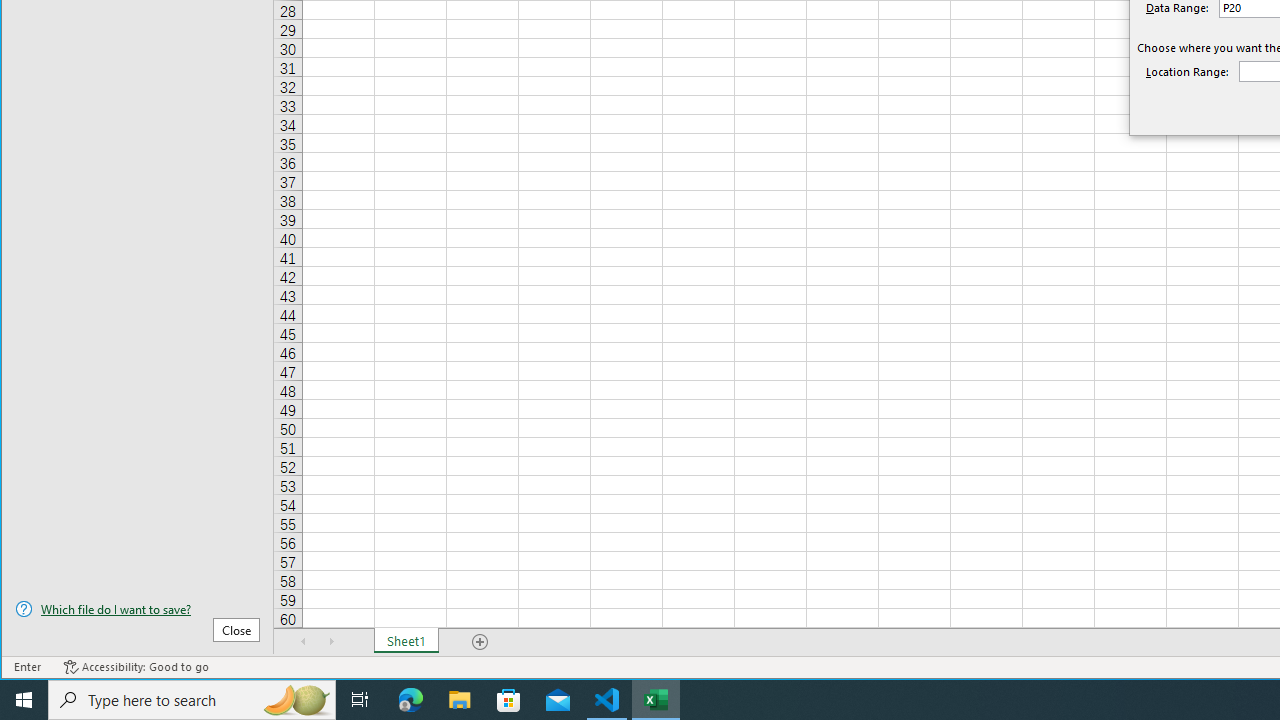  I want to click on 'Scroll Left', so click(303, 641).